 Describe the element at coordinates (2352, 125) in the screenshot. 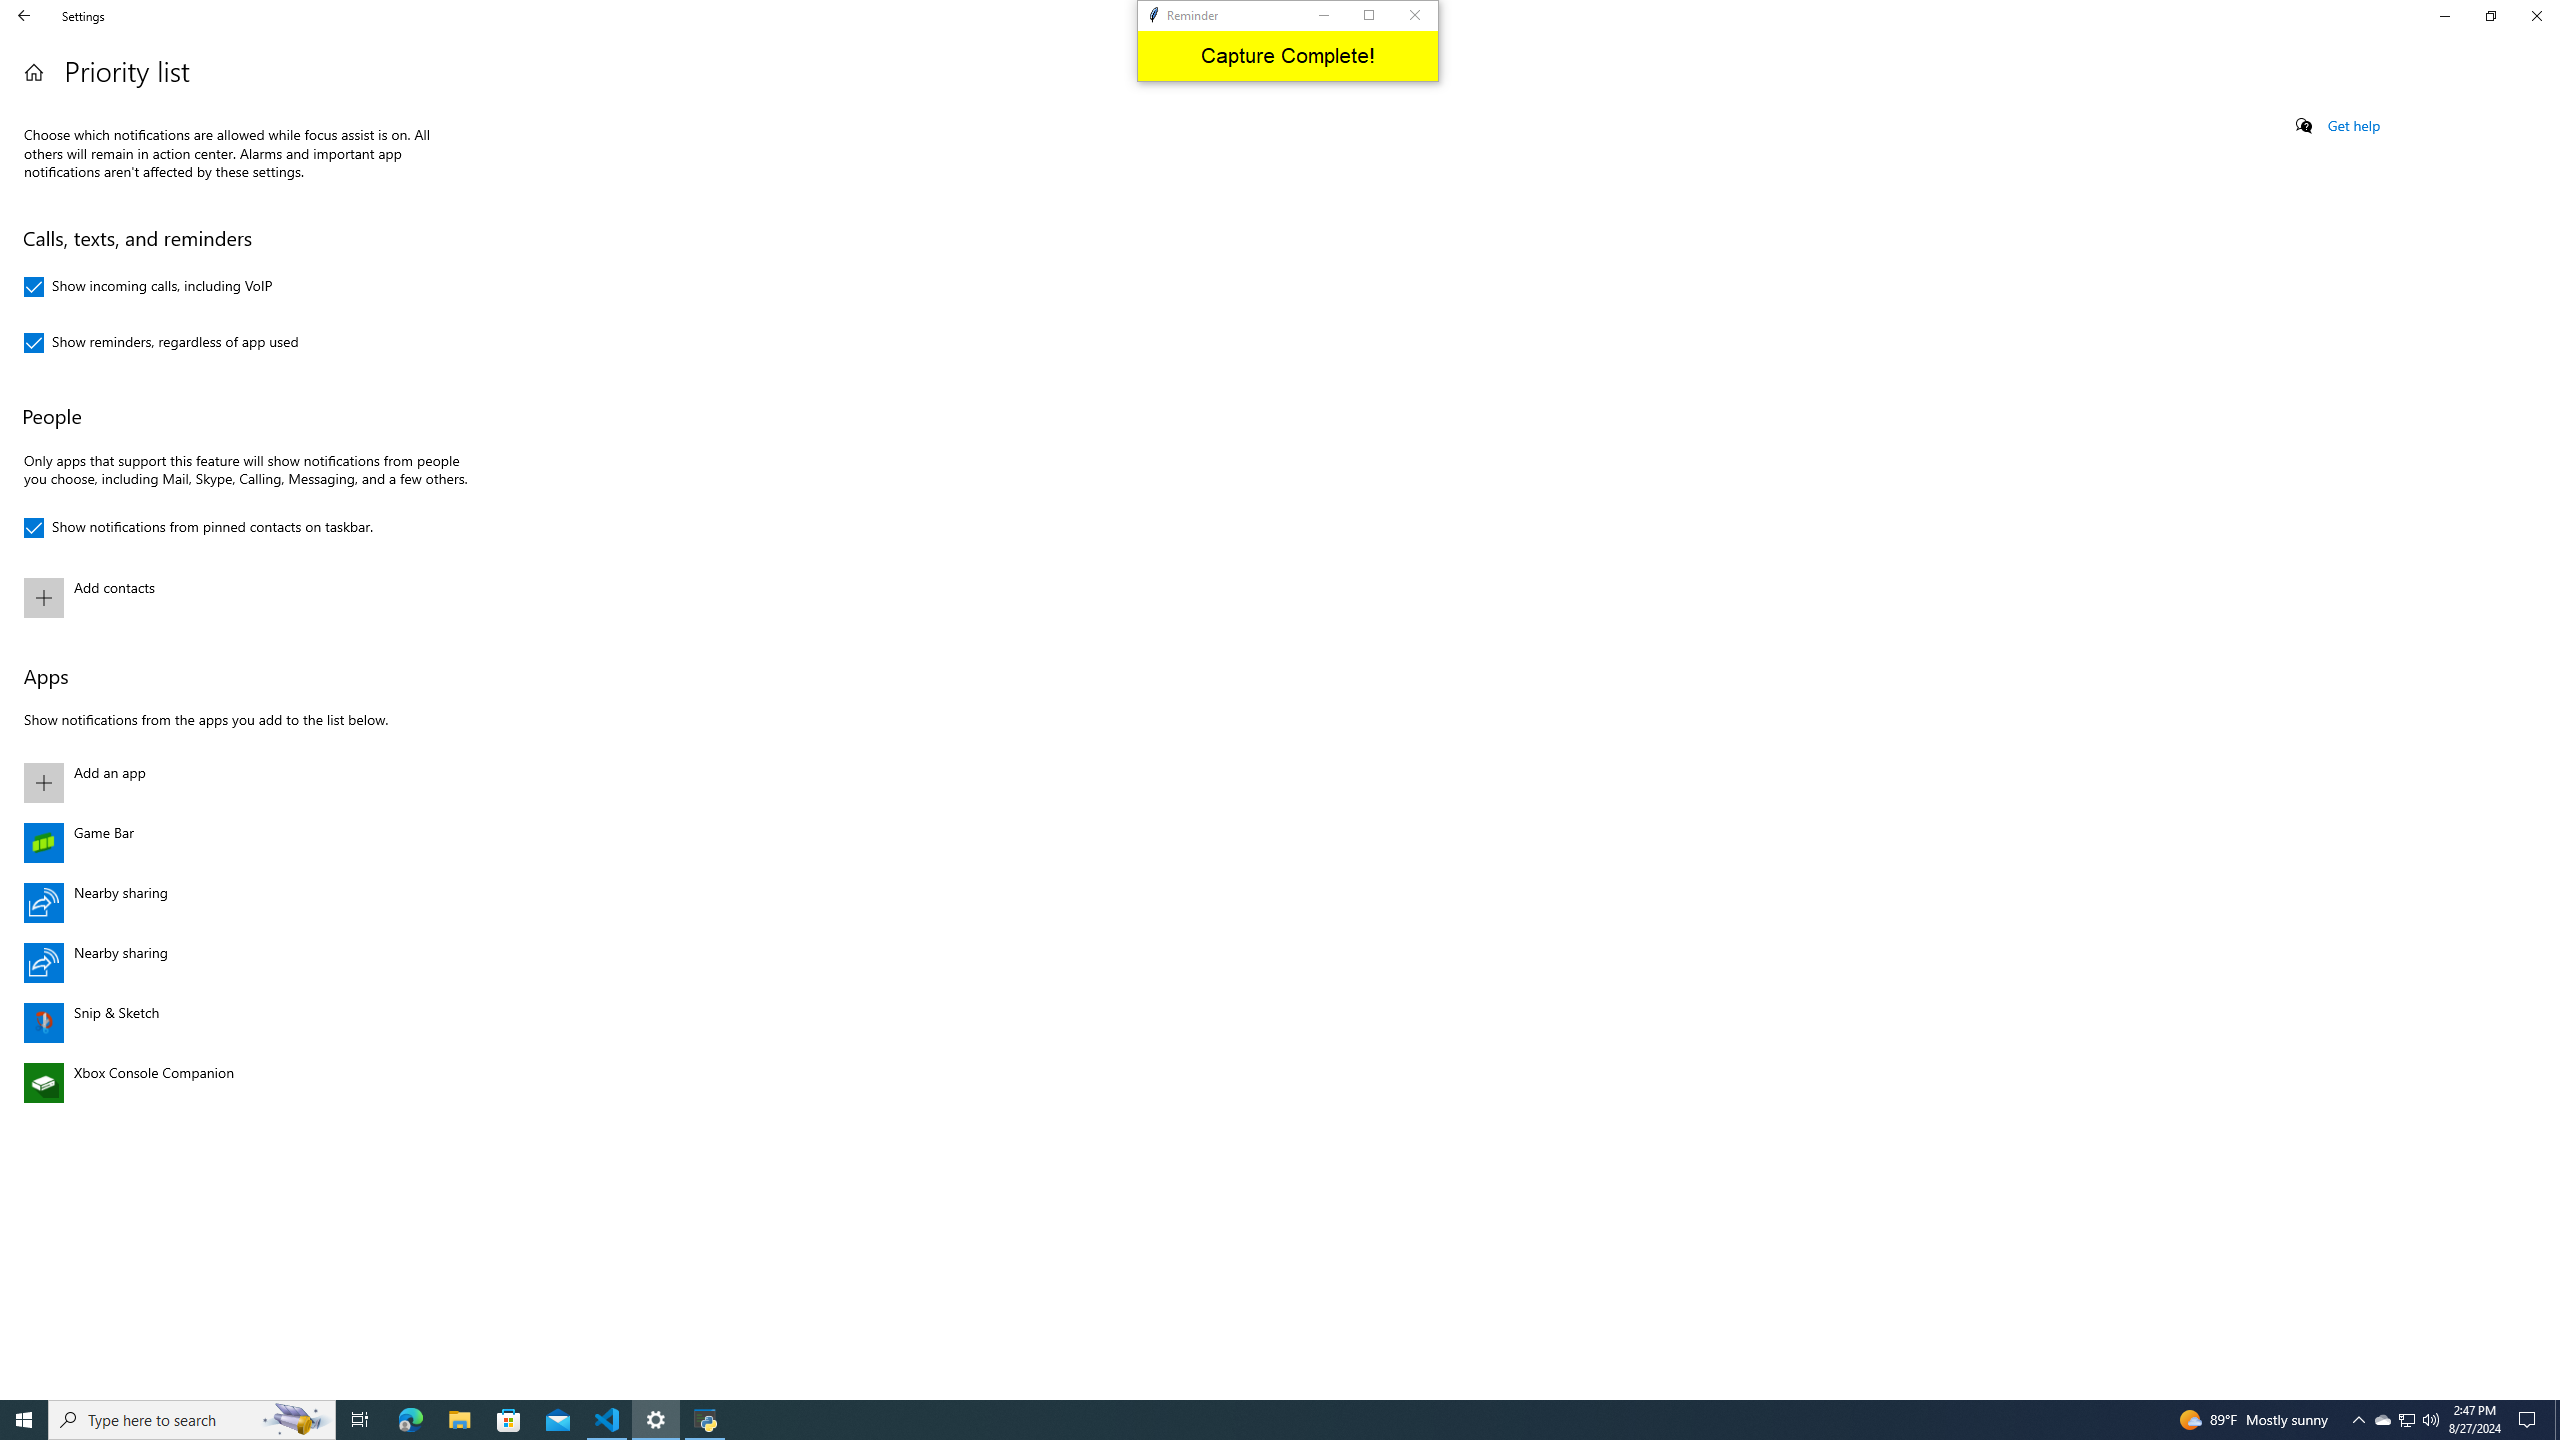

I see `'Get help'` at that location.